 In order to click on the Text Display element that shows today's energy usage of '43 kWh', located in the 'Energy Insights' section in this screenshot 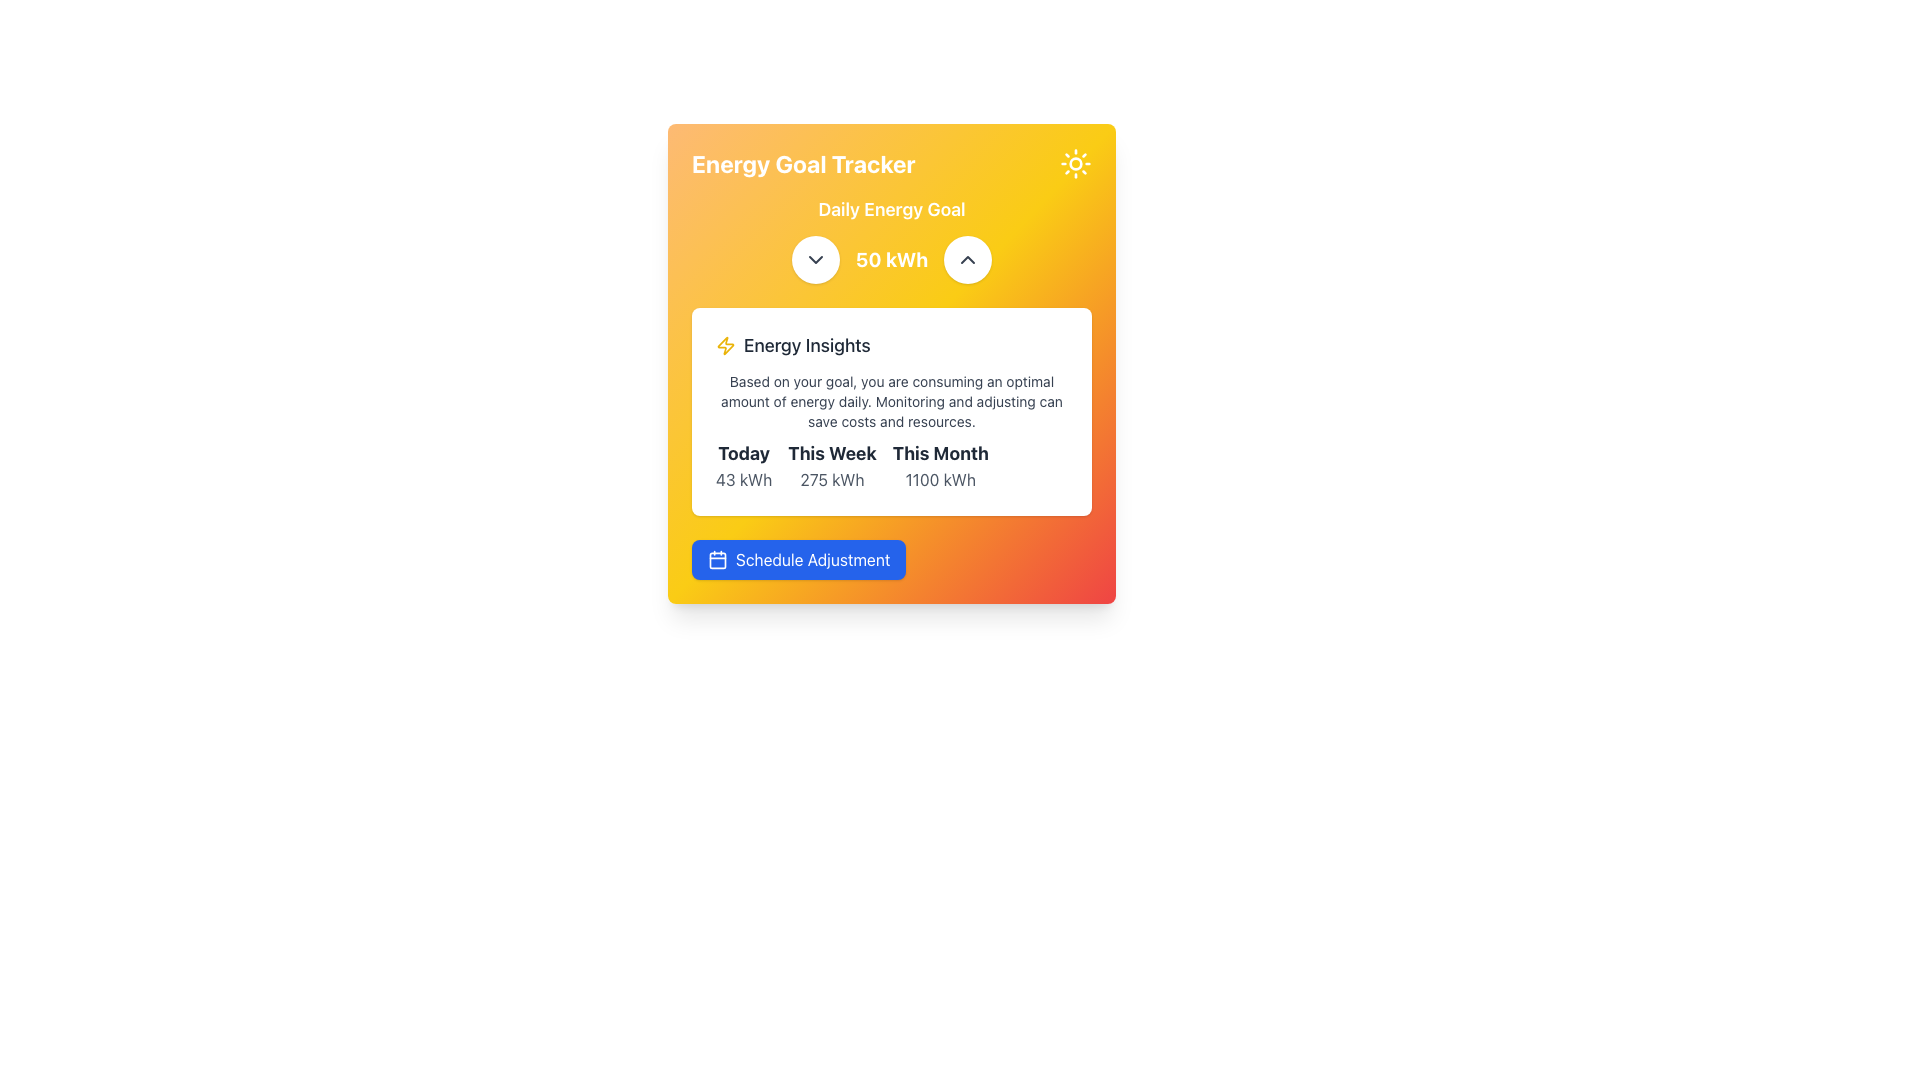, I will do `click(743, 466)`.